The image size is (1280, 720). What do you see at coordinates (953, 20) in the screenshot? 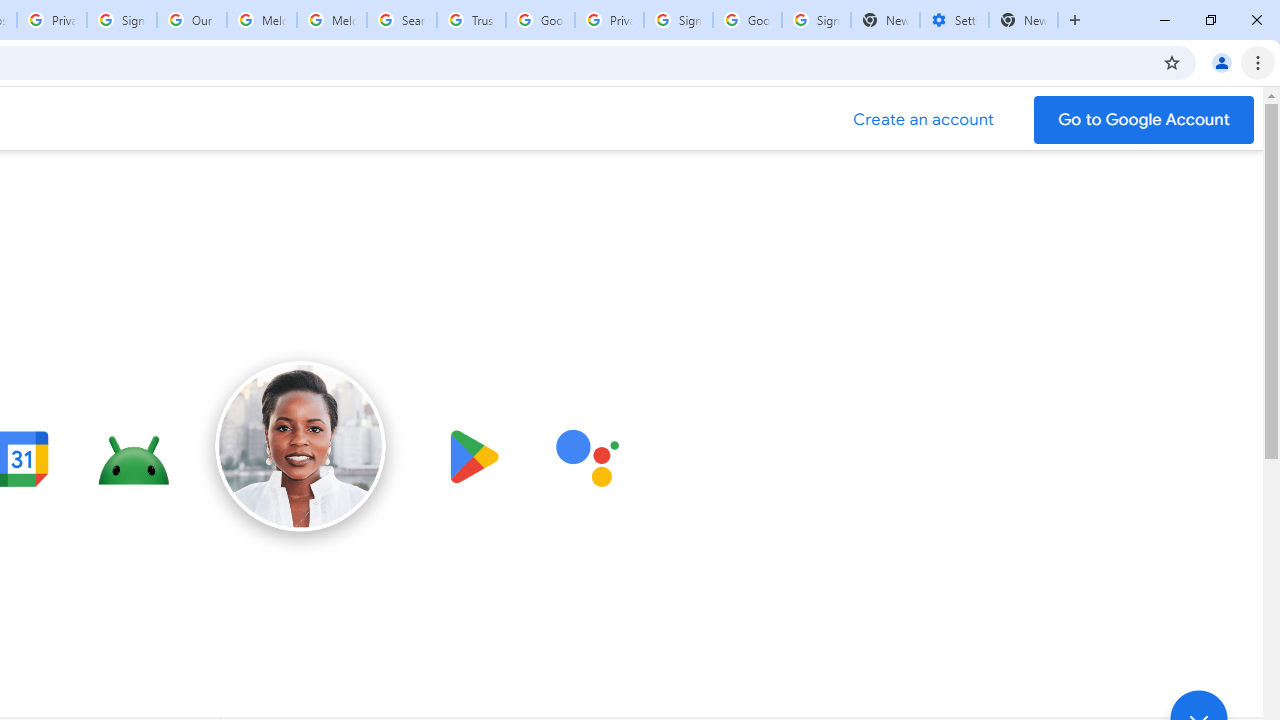
I see `'Settings - Addresses and more'` at bounding box center [953, 20].